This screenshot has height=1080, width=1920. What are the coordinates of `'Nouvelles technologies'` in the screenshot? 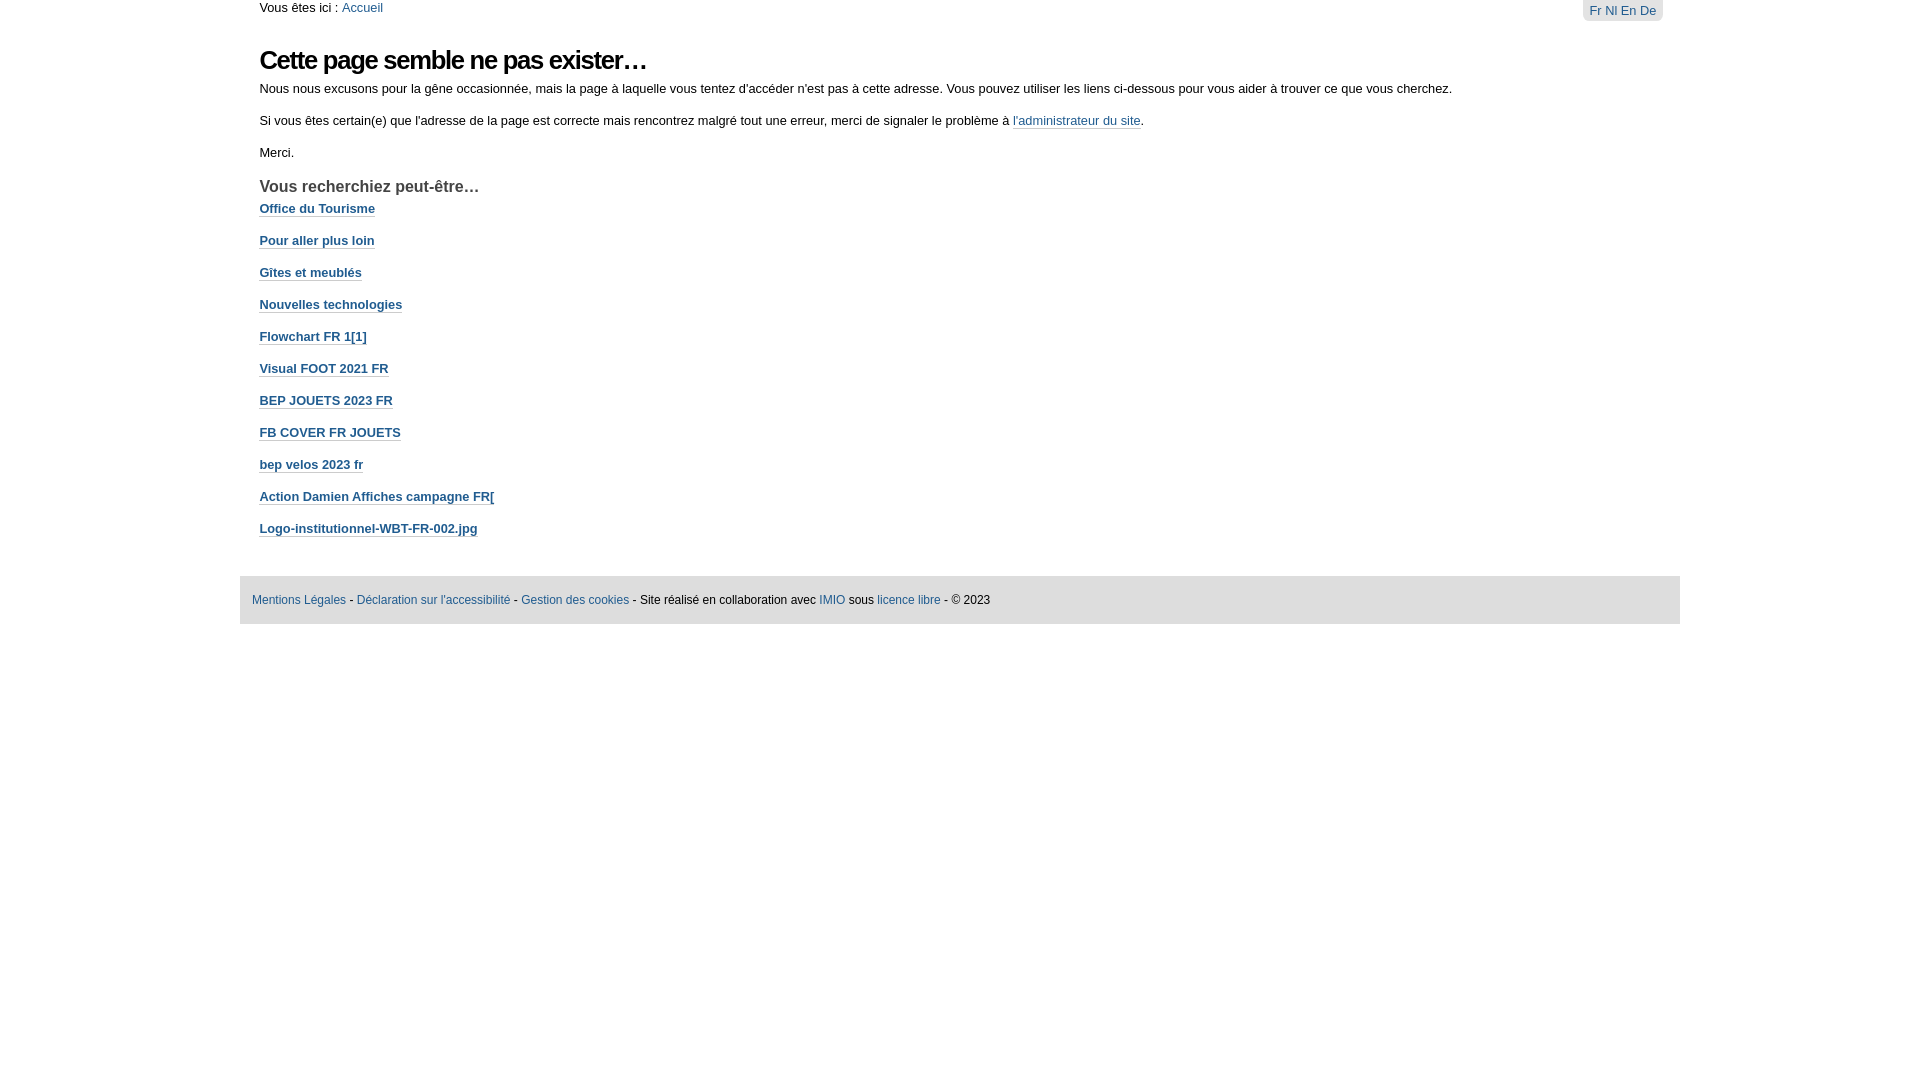 It's located at (330, 304).